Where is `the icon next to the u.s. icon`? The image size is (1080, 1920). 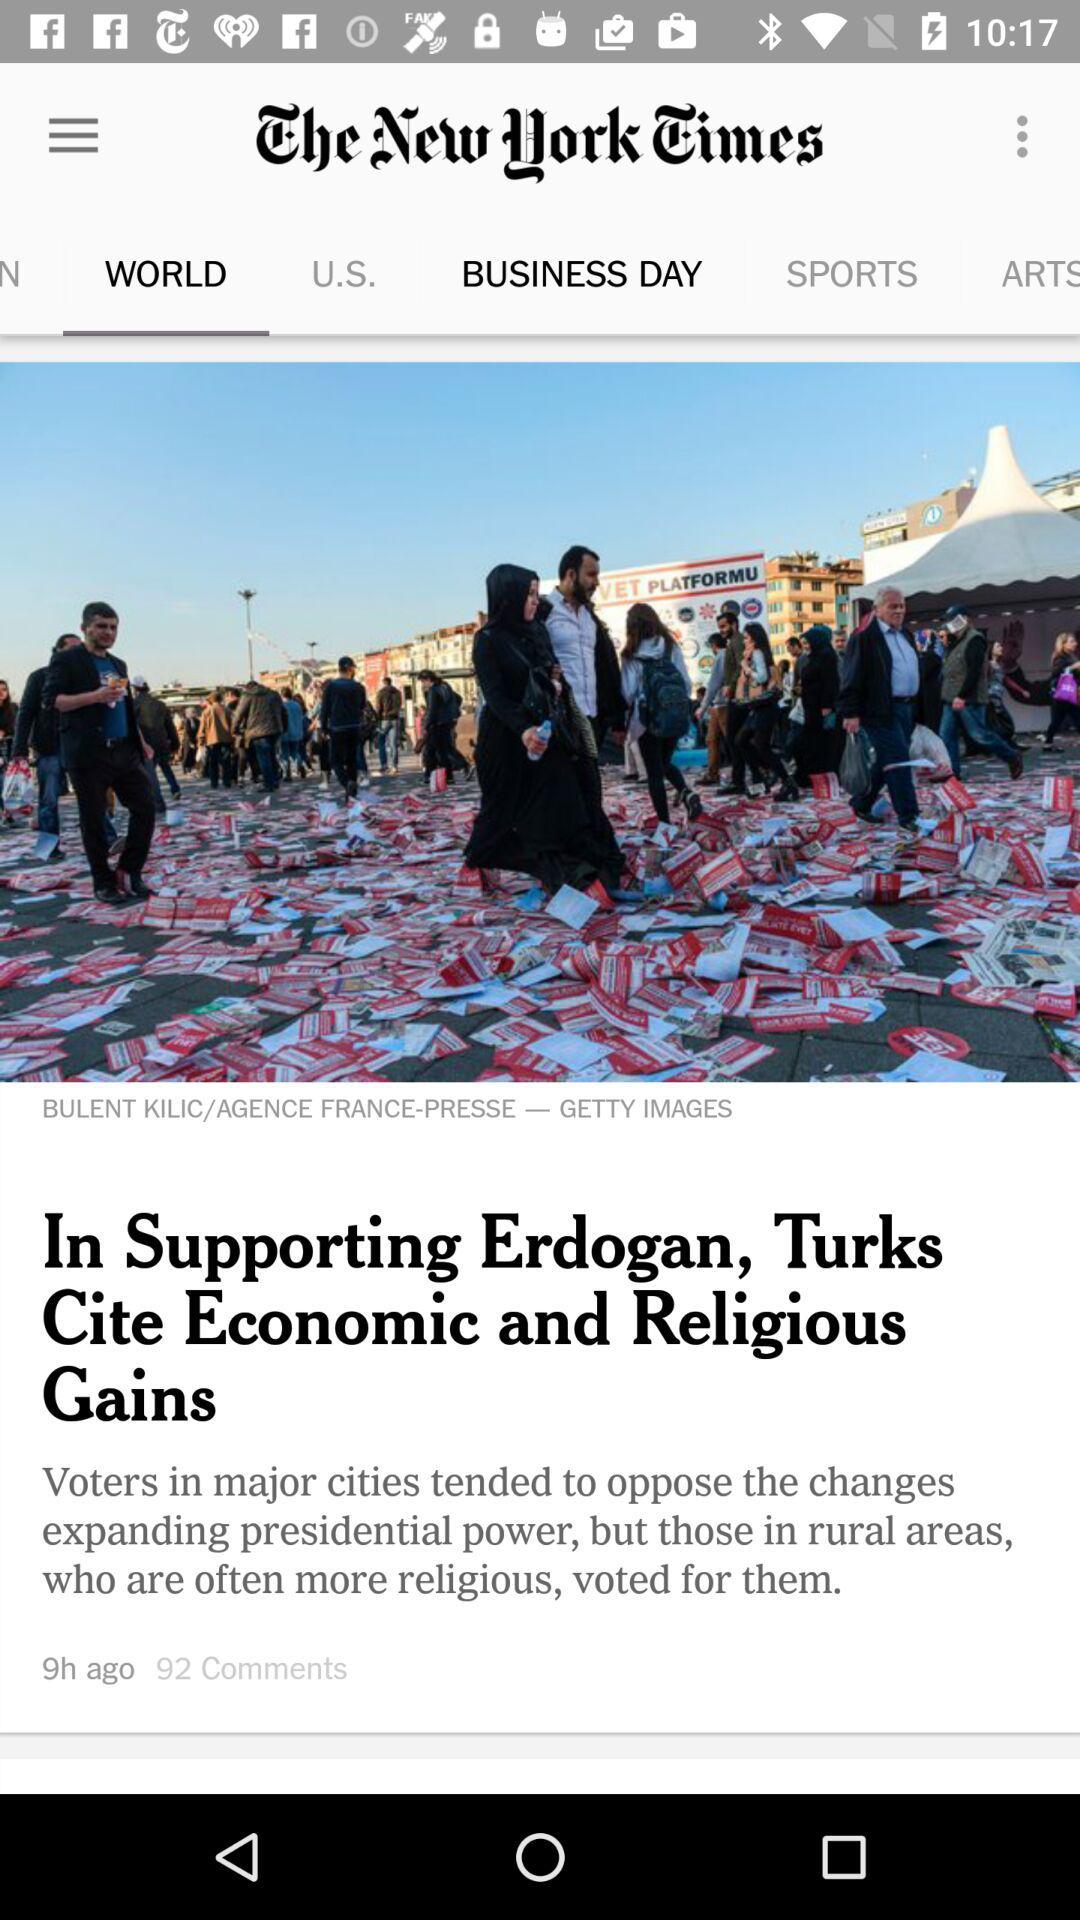 the icon next to the u.s. icon is located at coordinates (72, 135).